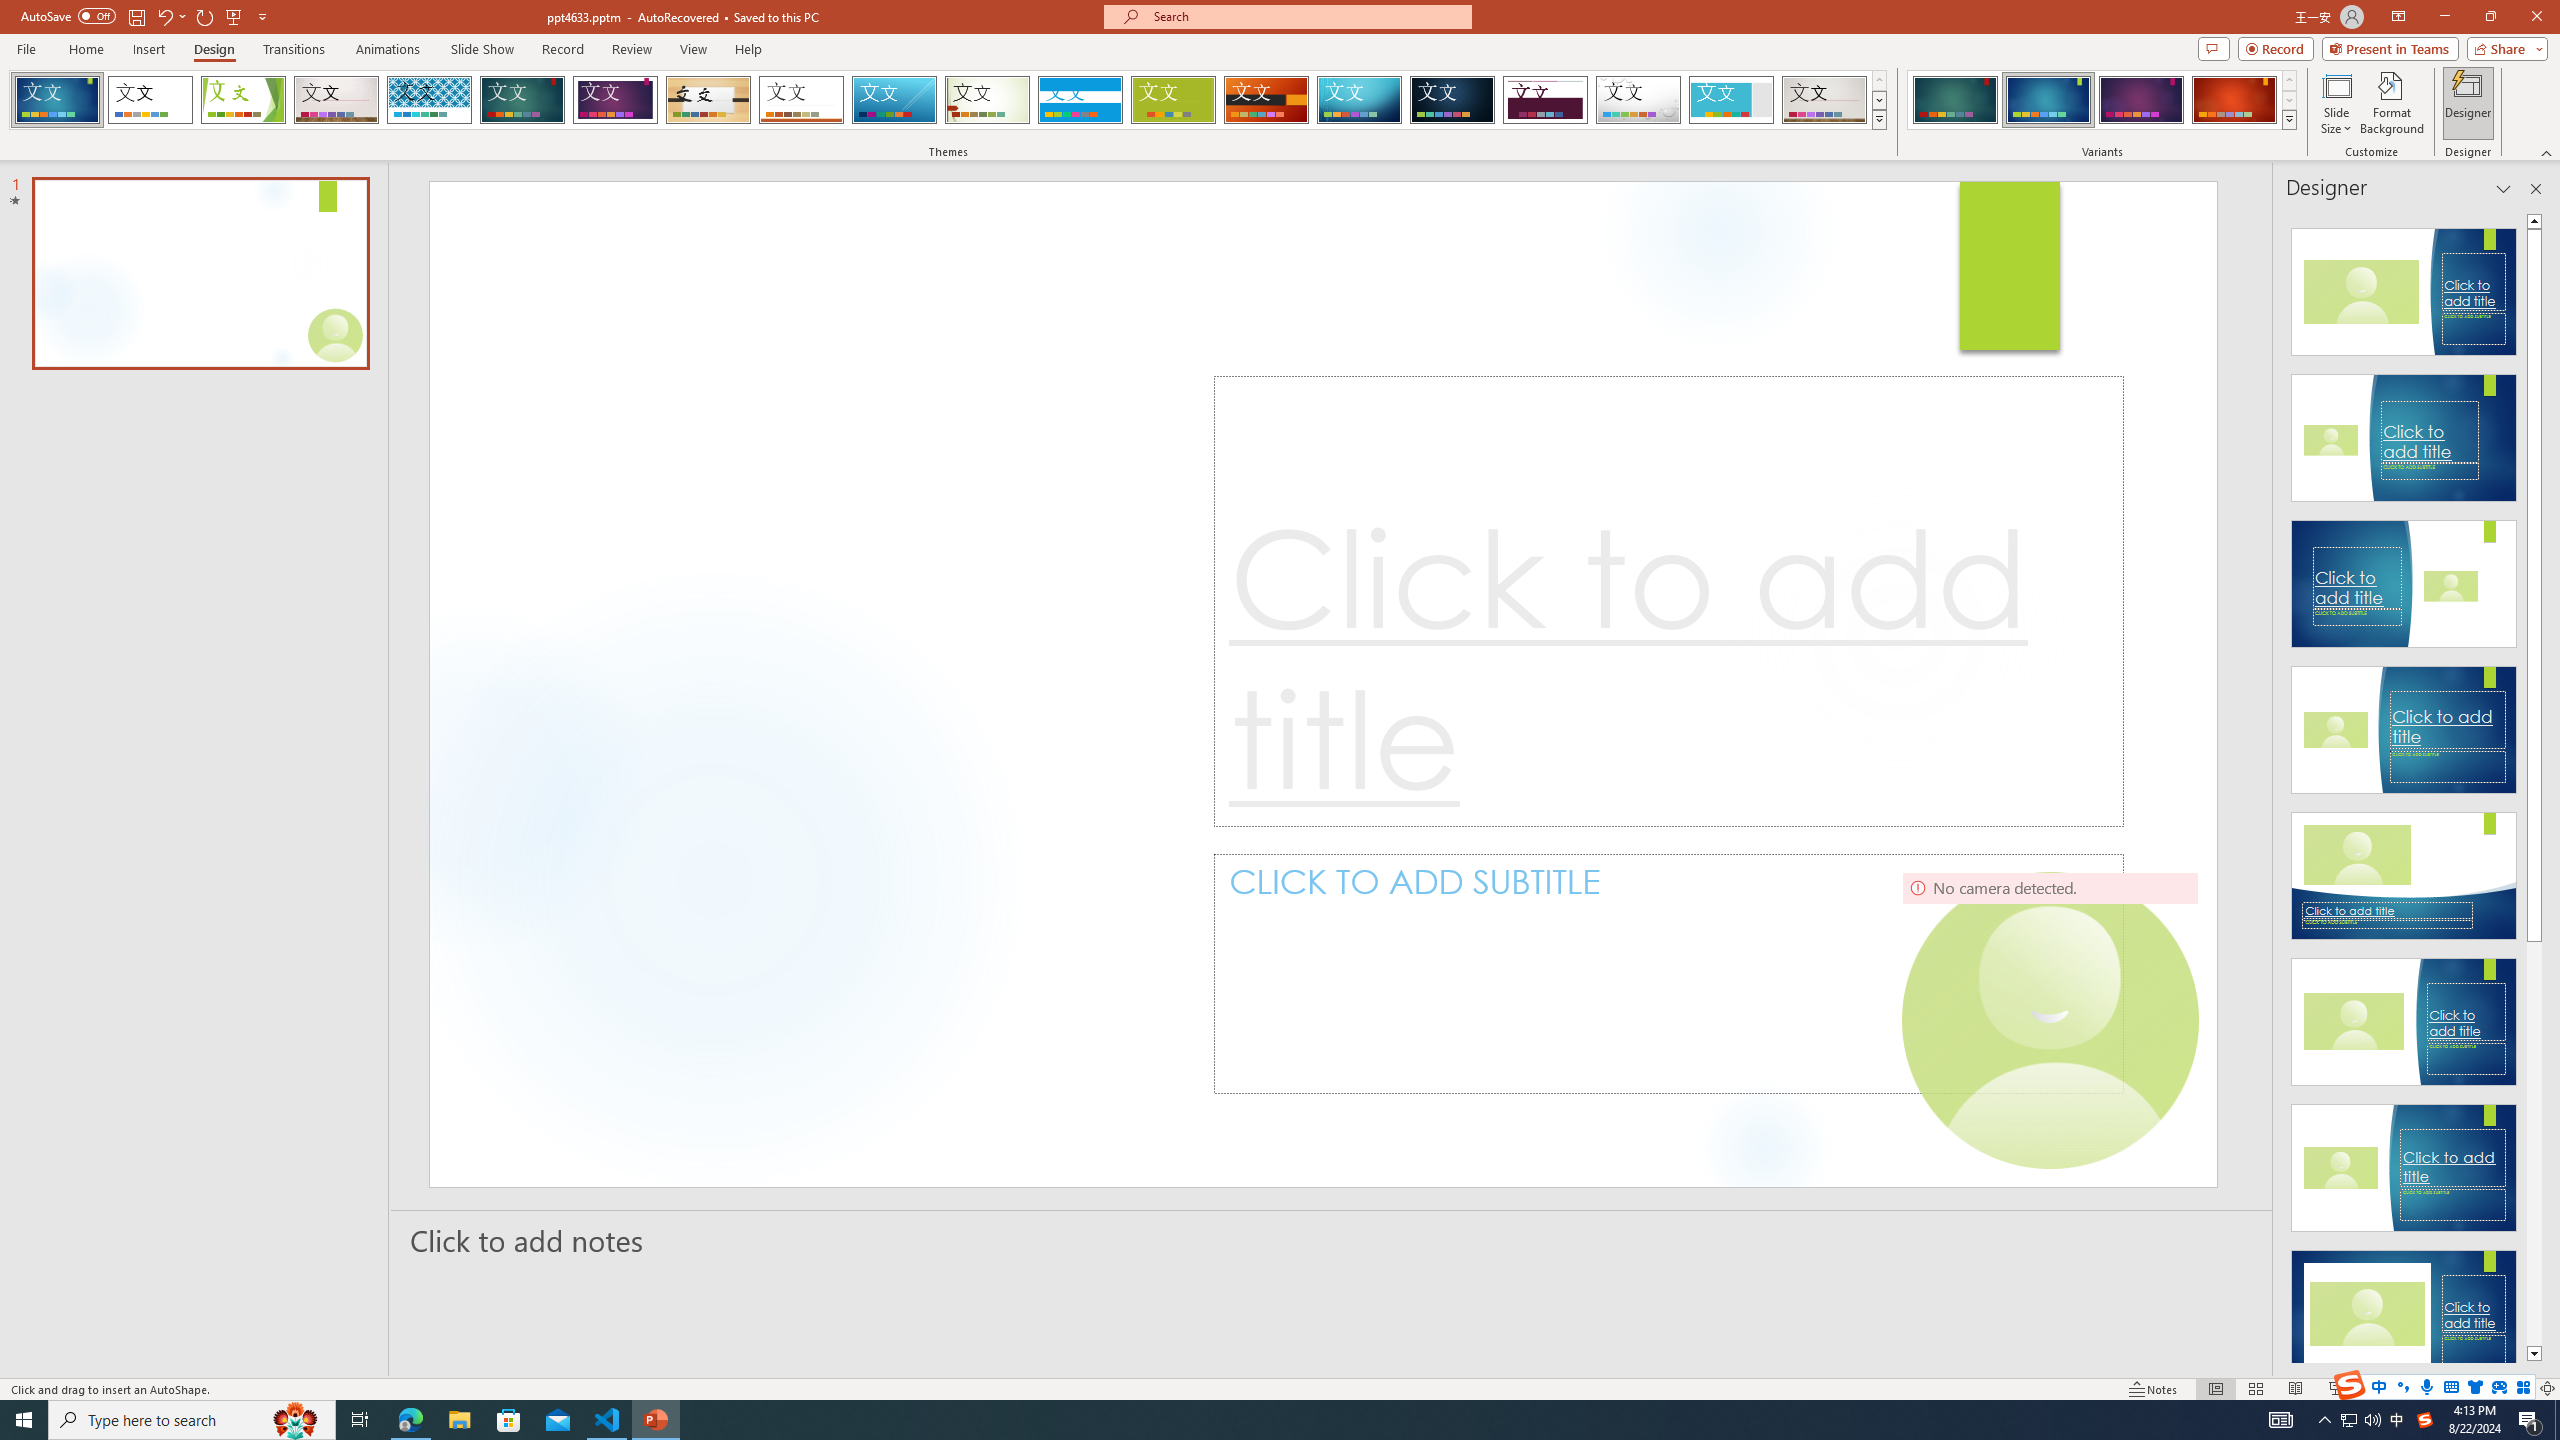 This screenshot has width=2560, height=1440. What do you see at coordinates (147, 49) in the screenshot?
I see `'Insert'` at bounding box center [147, 49].